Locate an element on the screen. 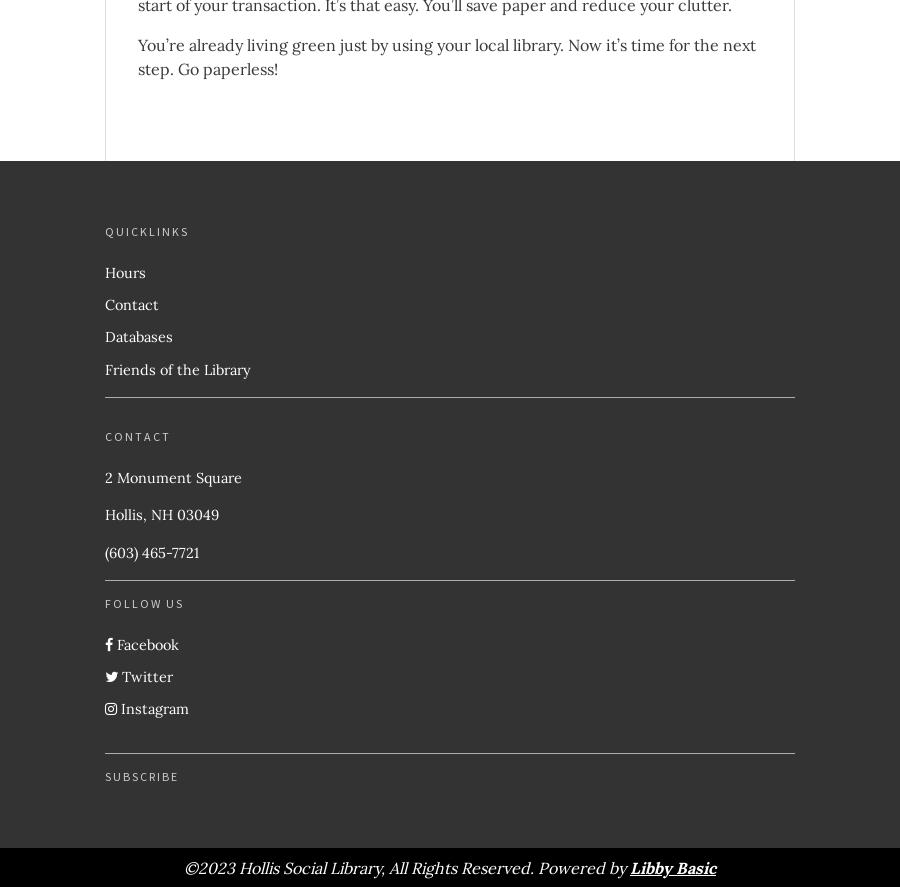  '(603) 465-7721' is located at coordinates (152, 550).